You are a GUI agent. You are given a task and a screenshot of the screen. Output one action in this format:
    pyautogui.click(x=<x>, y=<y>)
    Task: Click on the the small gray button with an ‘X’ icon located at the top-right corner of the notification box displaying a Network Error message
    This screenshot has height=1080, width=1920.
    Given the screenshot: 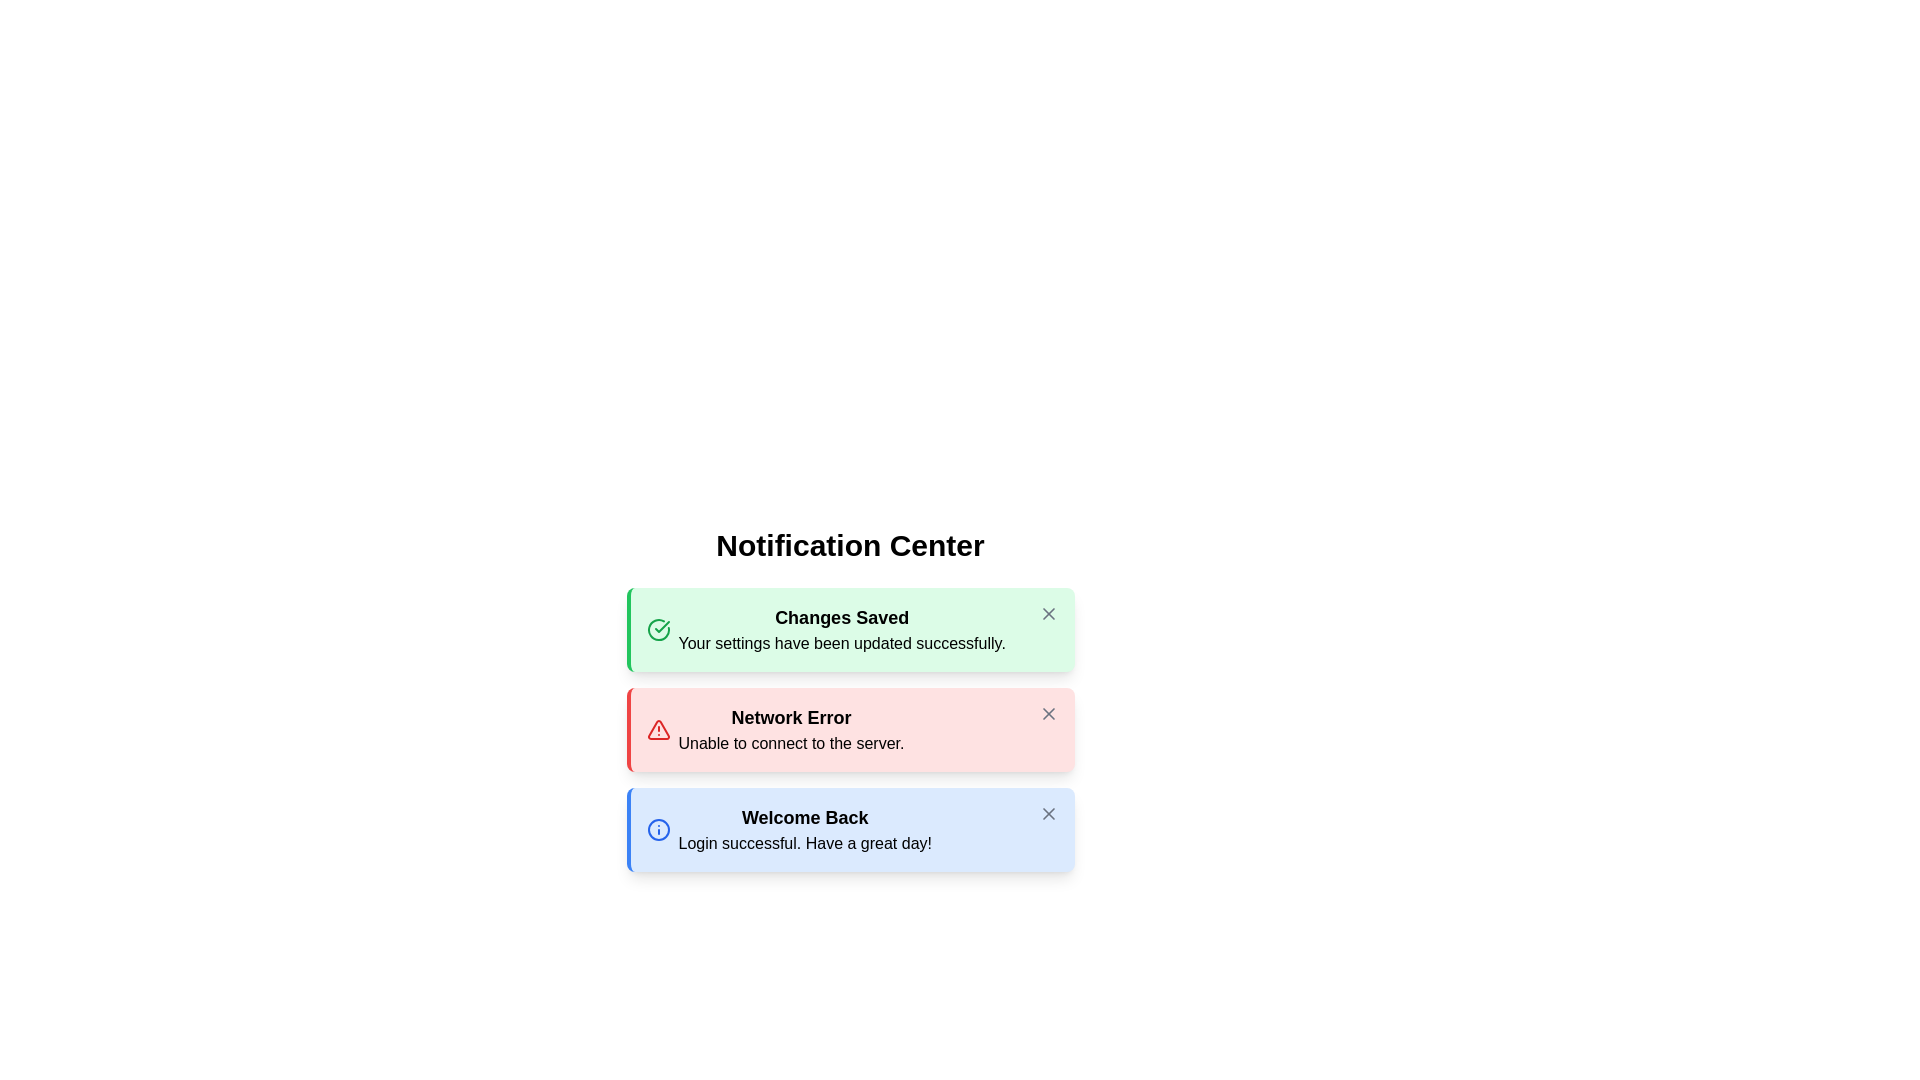 What is the action you would take?
    pyautogui.click(x=1047, y=712)
    